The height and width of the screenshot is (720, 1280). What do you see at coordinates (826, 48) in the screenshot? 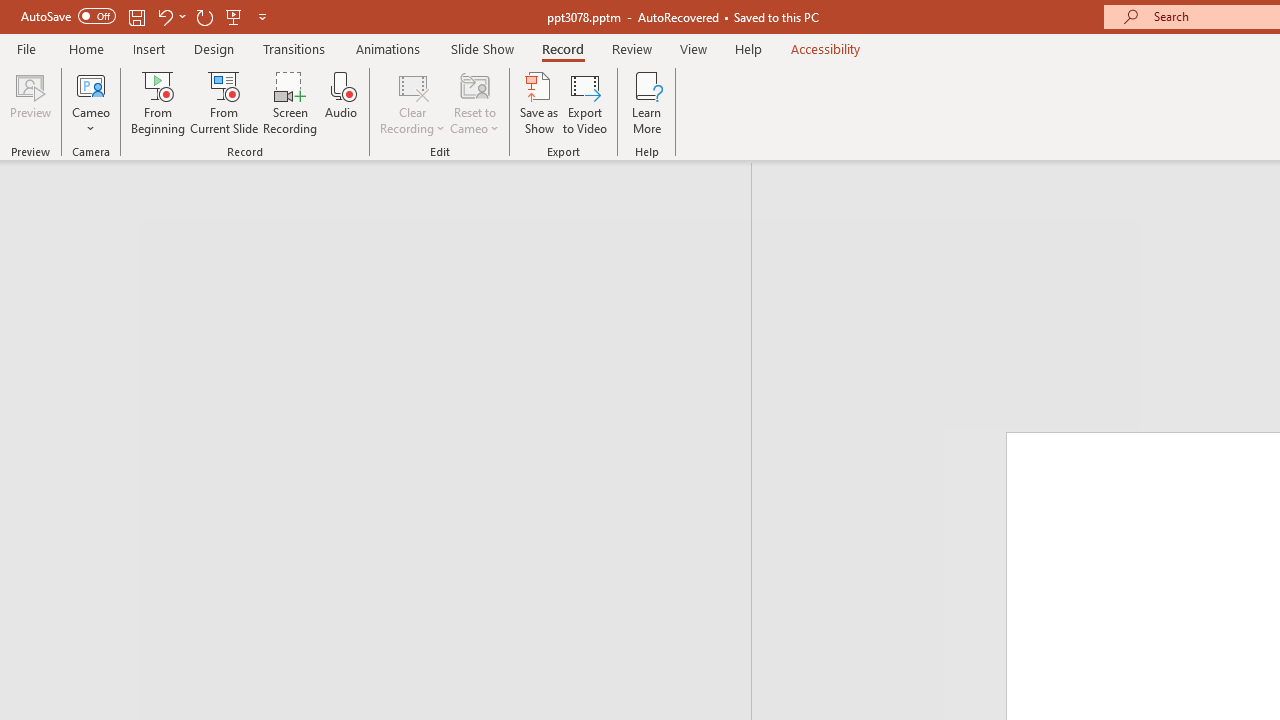
I see `'Accessibility'` at bounding box center [826, 48].